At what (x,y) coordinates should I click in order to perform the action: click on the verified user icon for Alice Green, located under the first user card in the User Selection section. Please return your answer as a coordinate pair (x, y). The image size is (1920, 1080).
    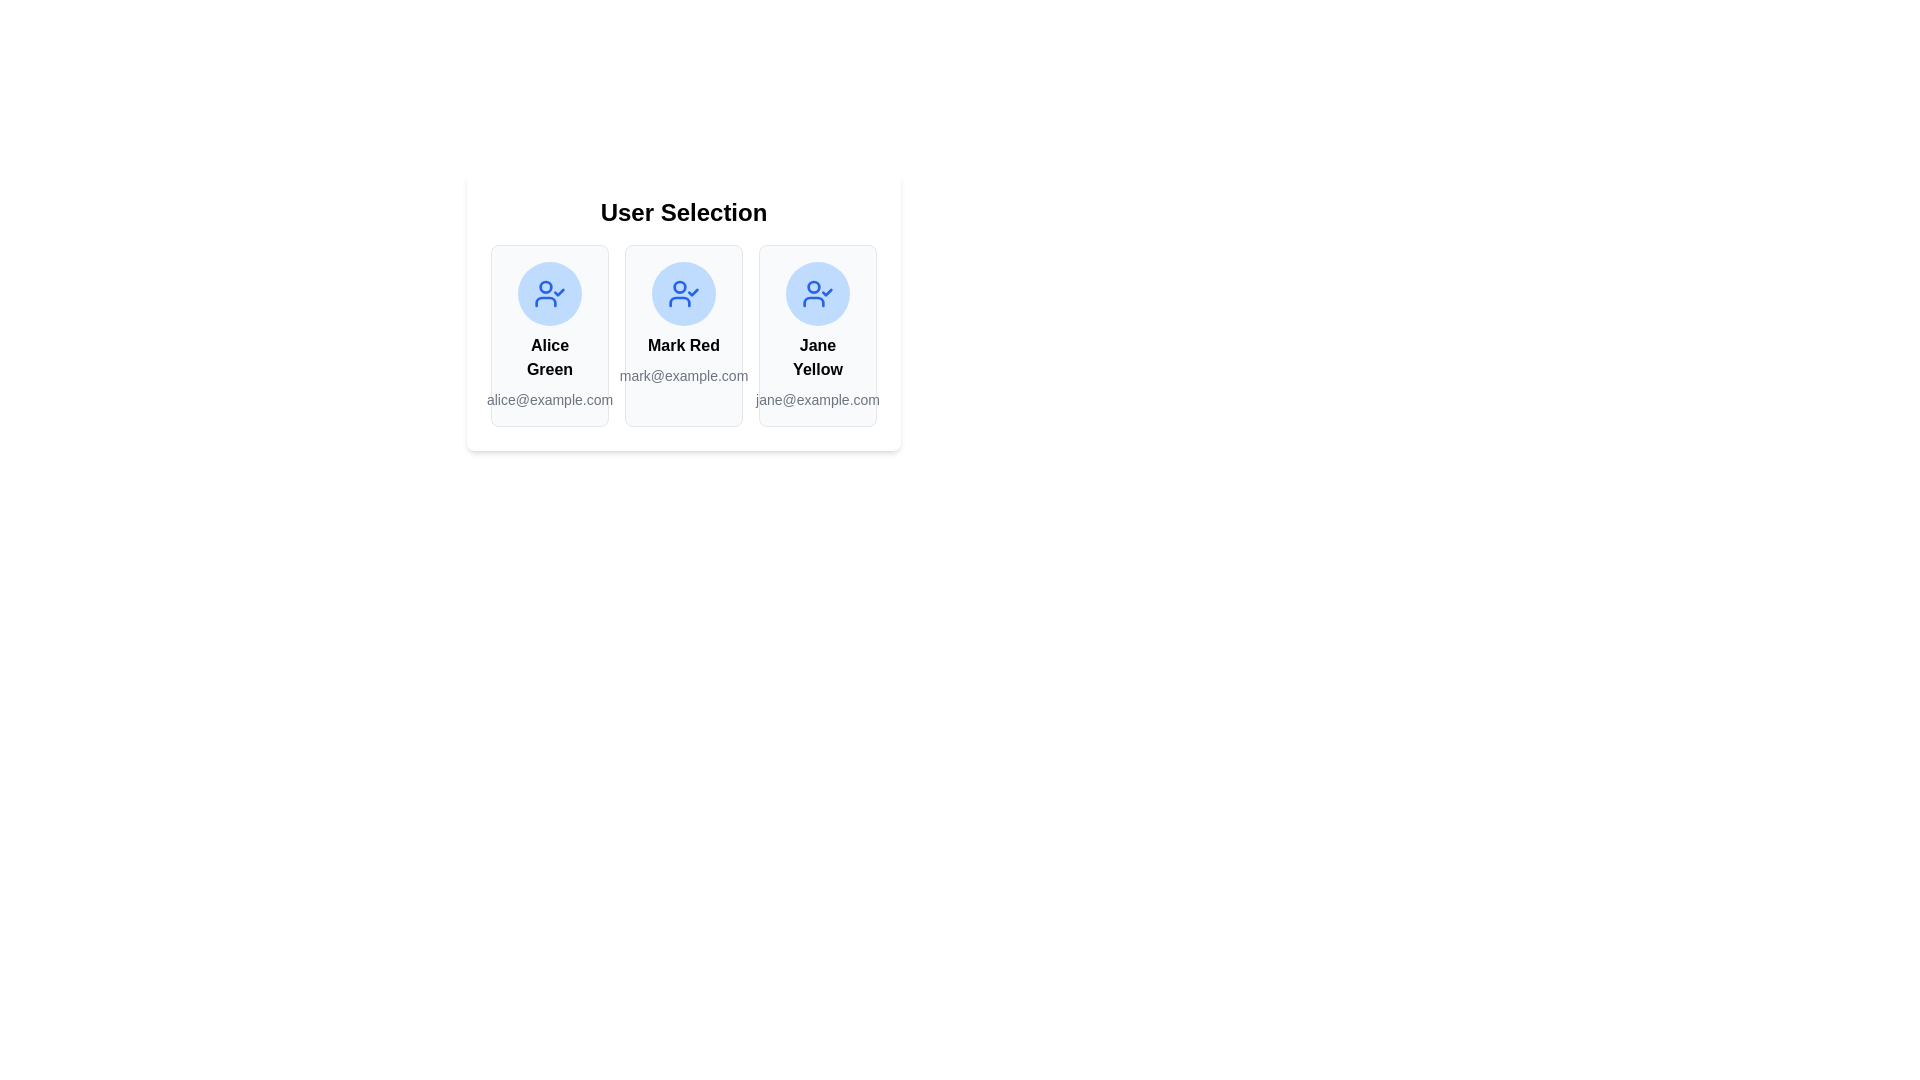
    Looking at the image, I should click on (546, 301).